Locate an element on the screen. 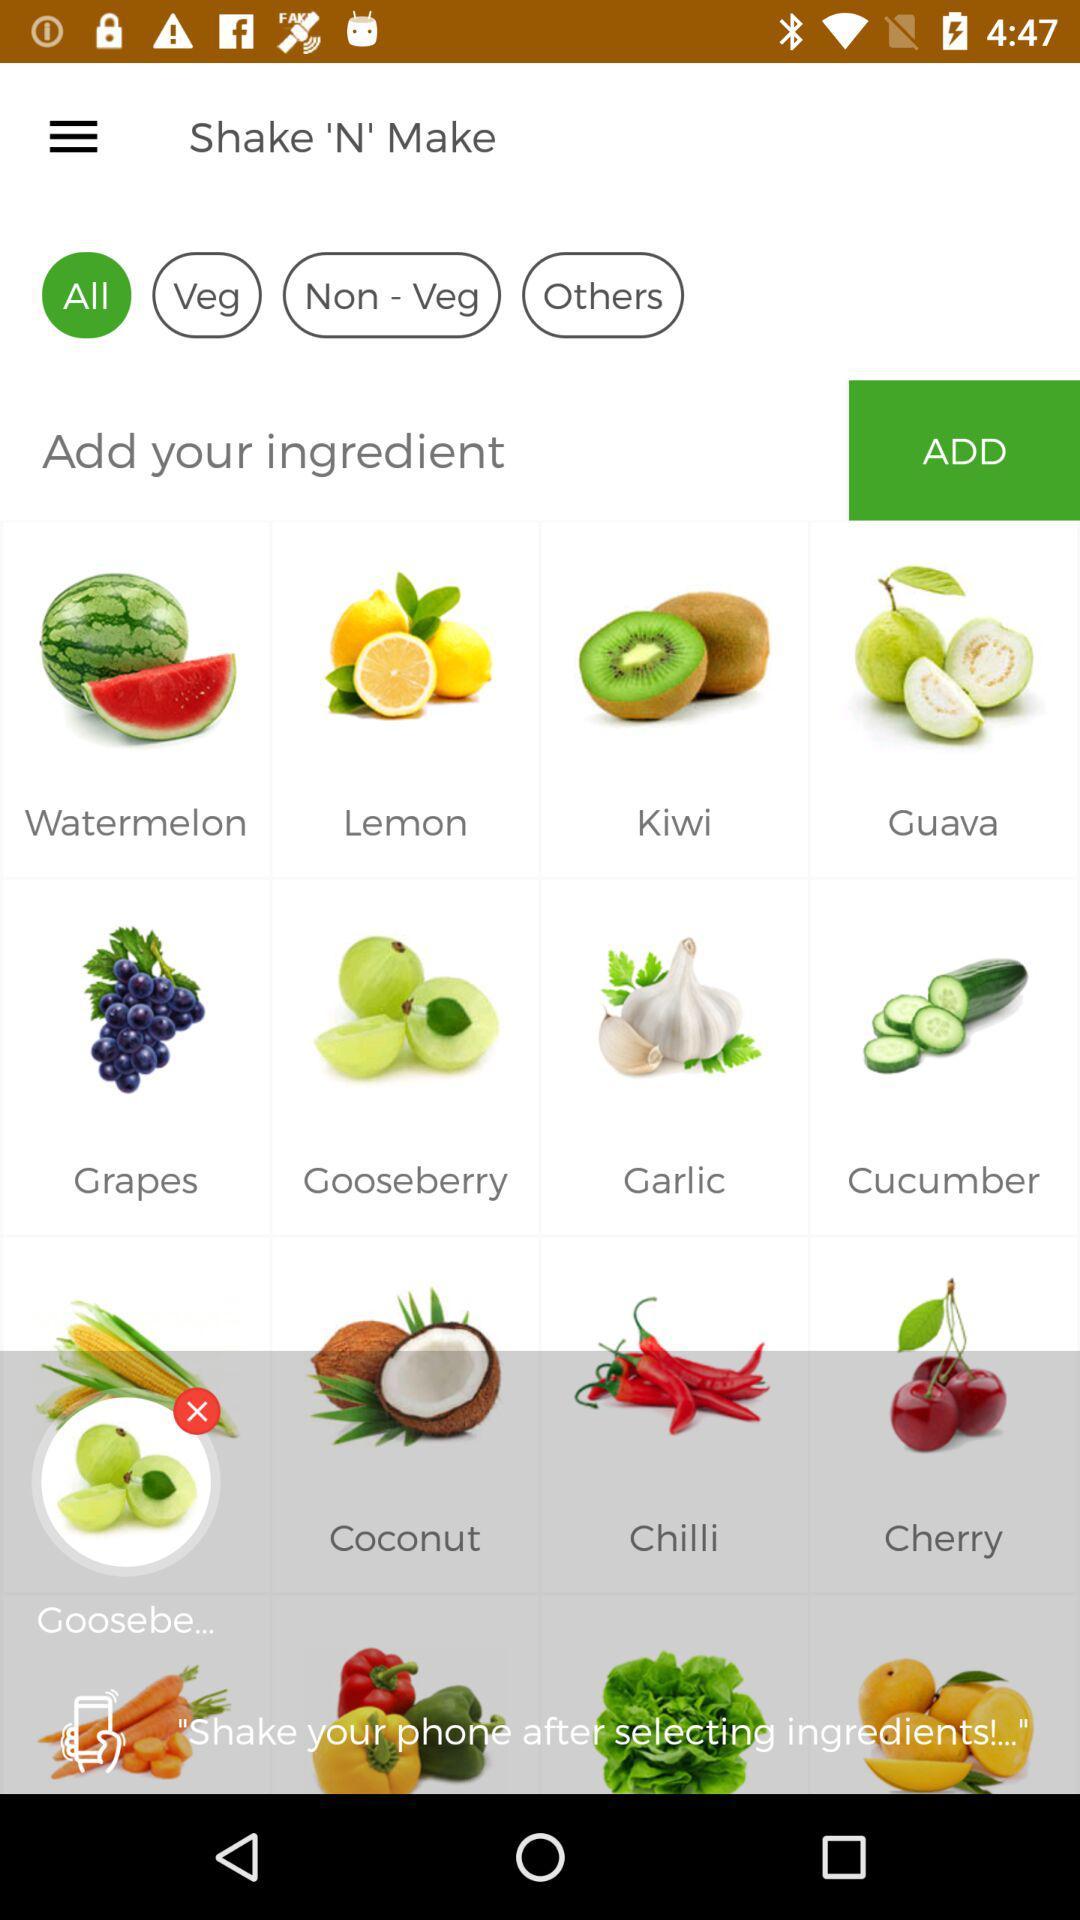 The width and height of the screenshot is (1080, 1920). menu is located at coordinates (72, 135).